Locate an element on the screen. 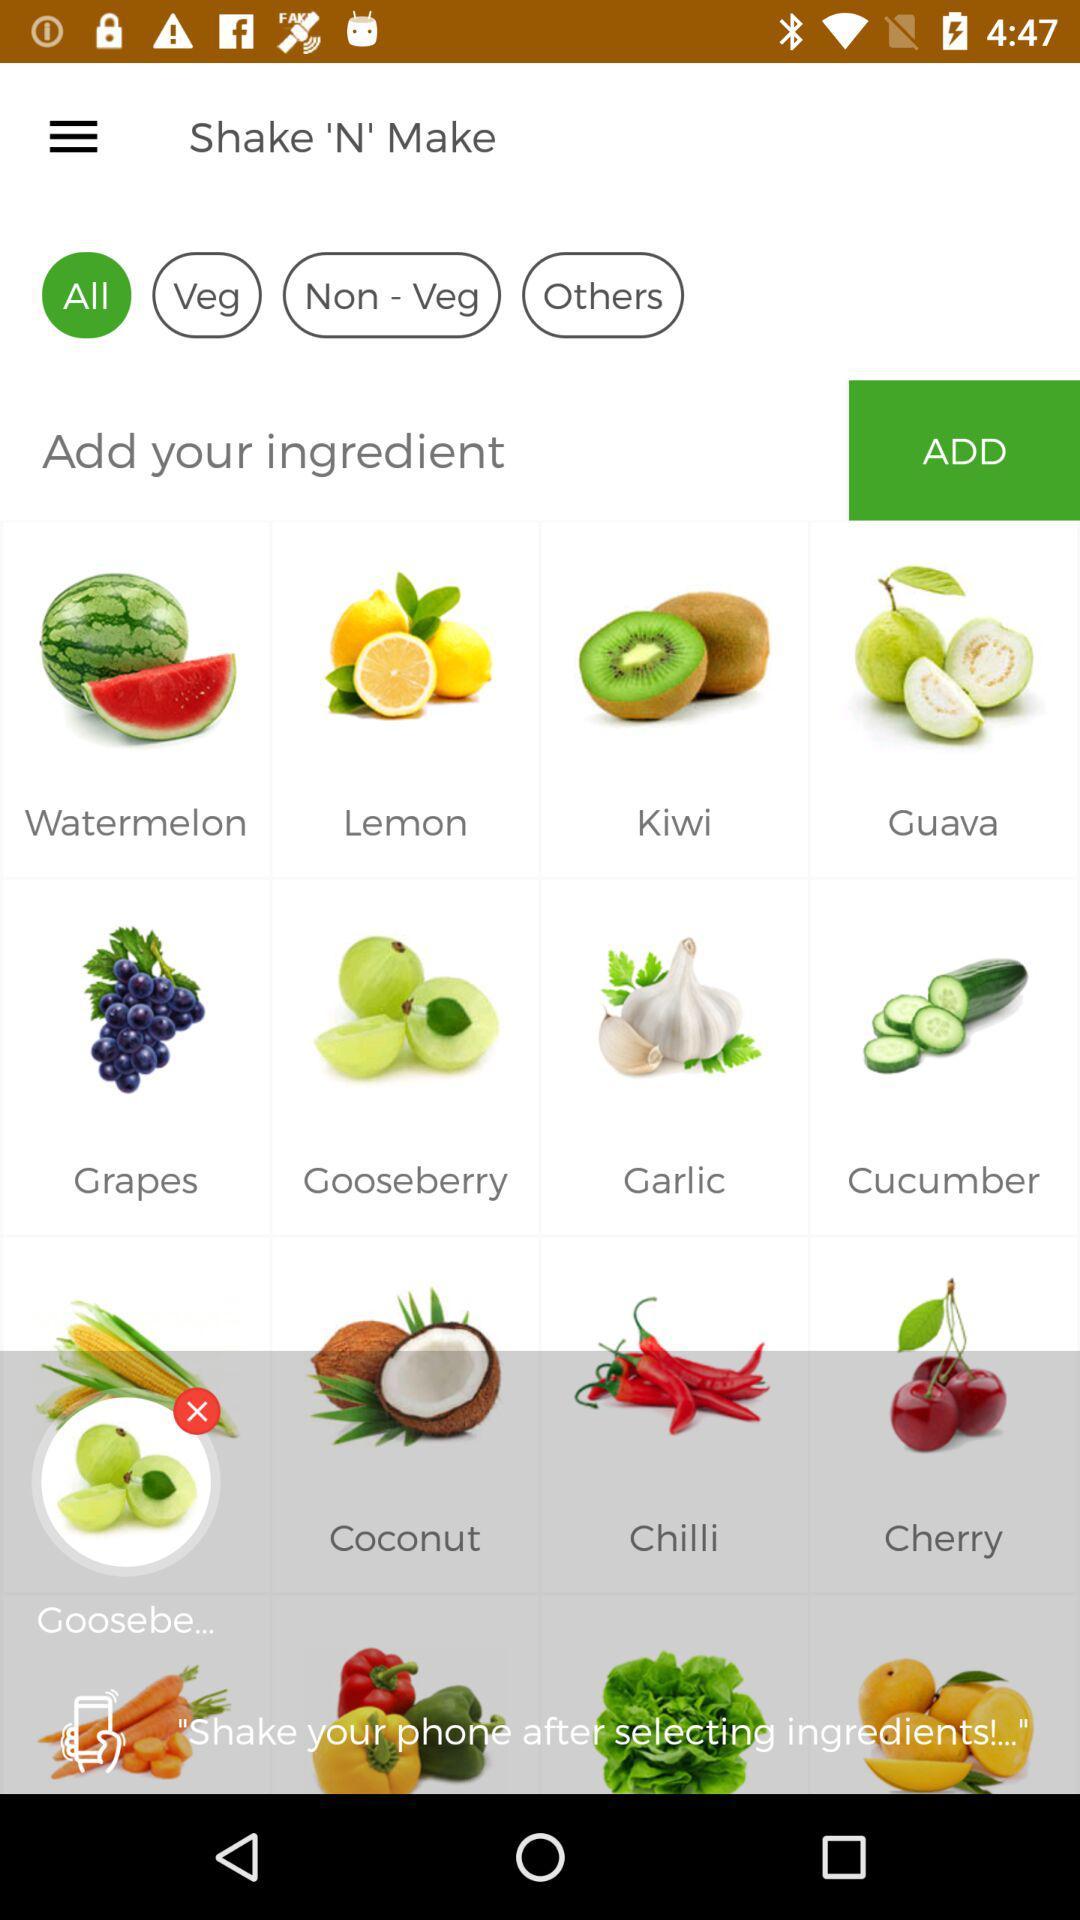 The width and height of the screenshot is (1080, 1920). menu is located at coordinates (72, 135).